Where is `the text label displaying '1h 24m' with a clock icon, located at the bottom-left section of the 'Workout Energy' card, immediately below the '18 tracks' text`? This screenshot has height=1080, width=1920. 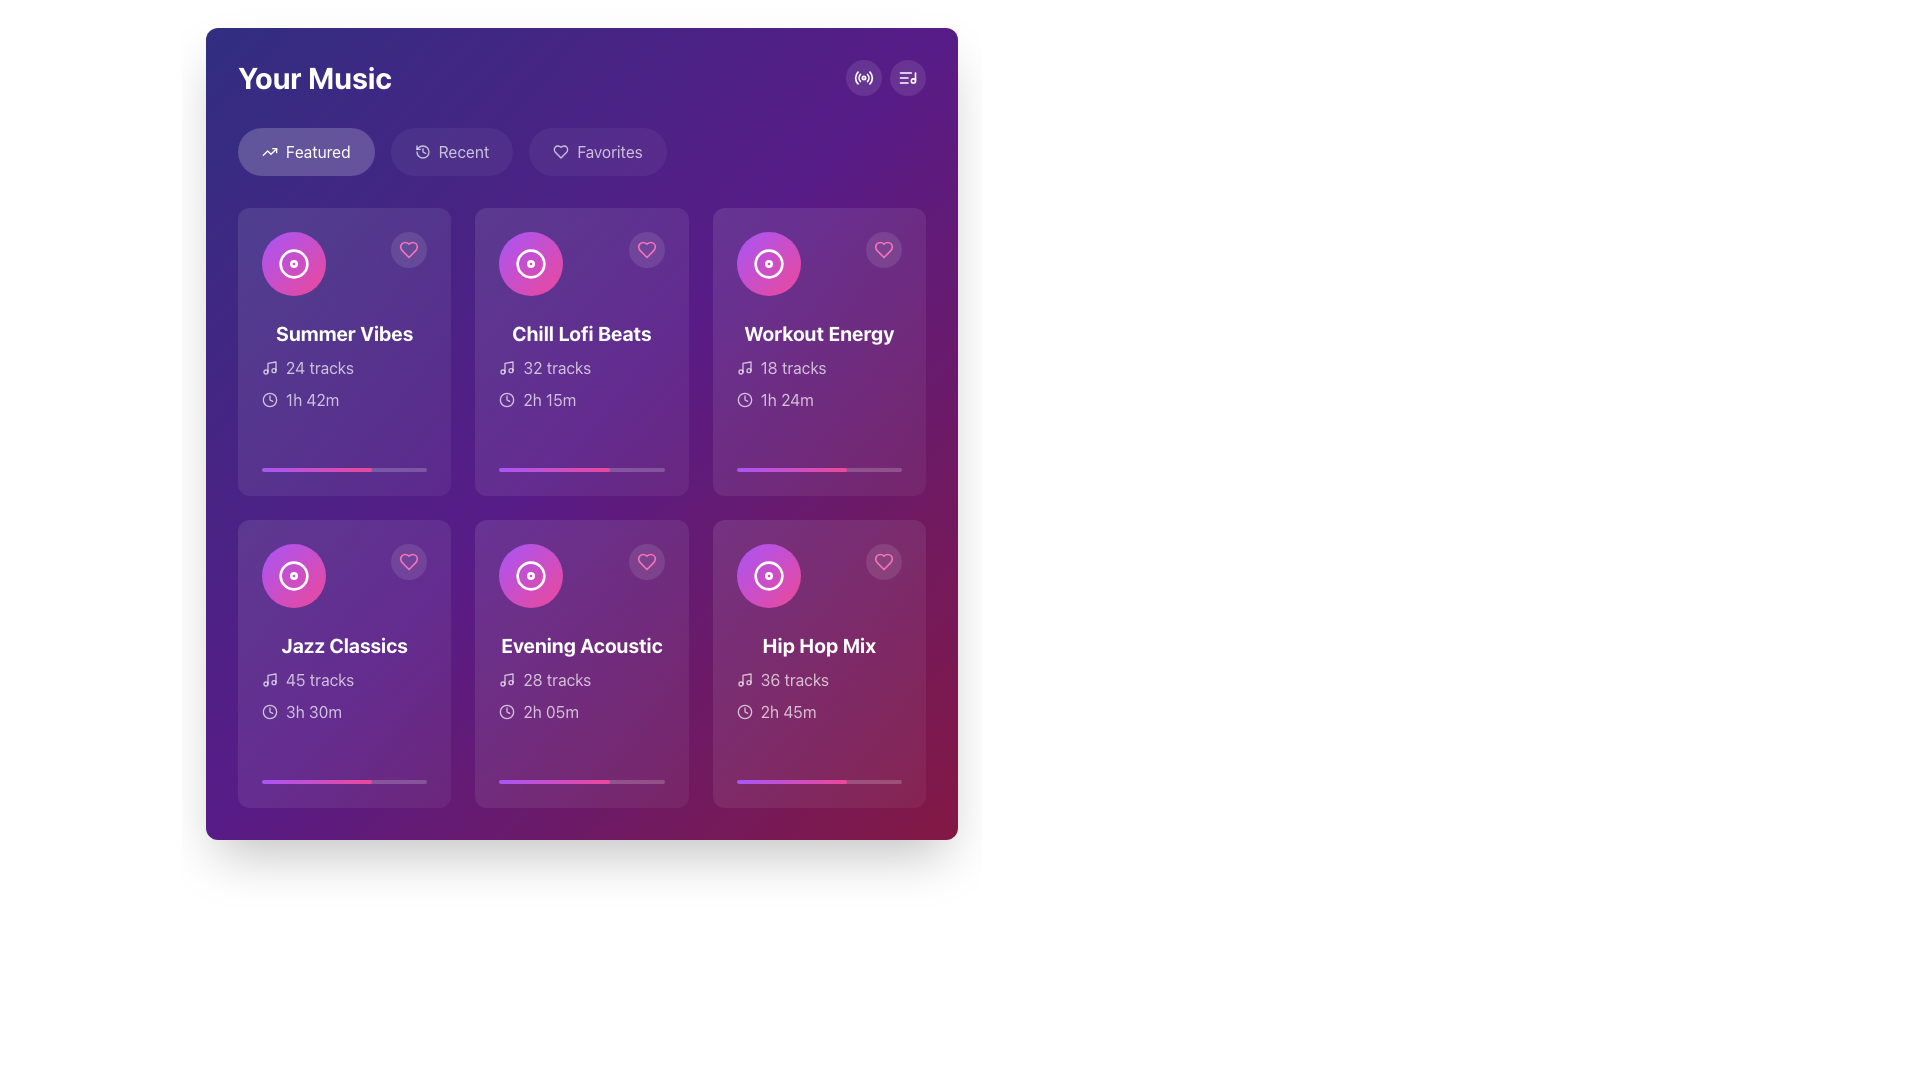
the text label displaying '1h 24m' with a clock icon, located at the bottom-left section of the 'Workout Energy' card, immediately below the '18 tracks' text is located at coordinates (819, 400).